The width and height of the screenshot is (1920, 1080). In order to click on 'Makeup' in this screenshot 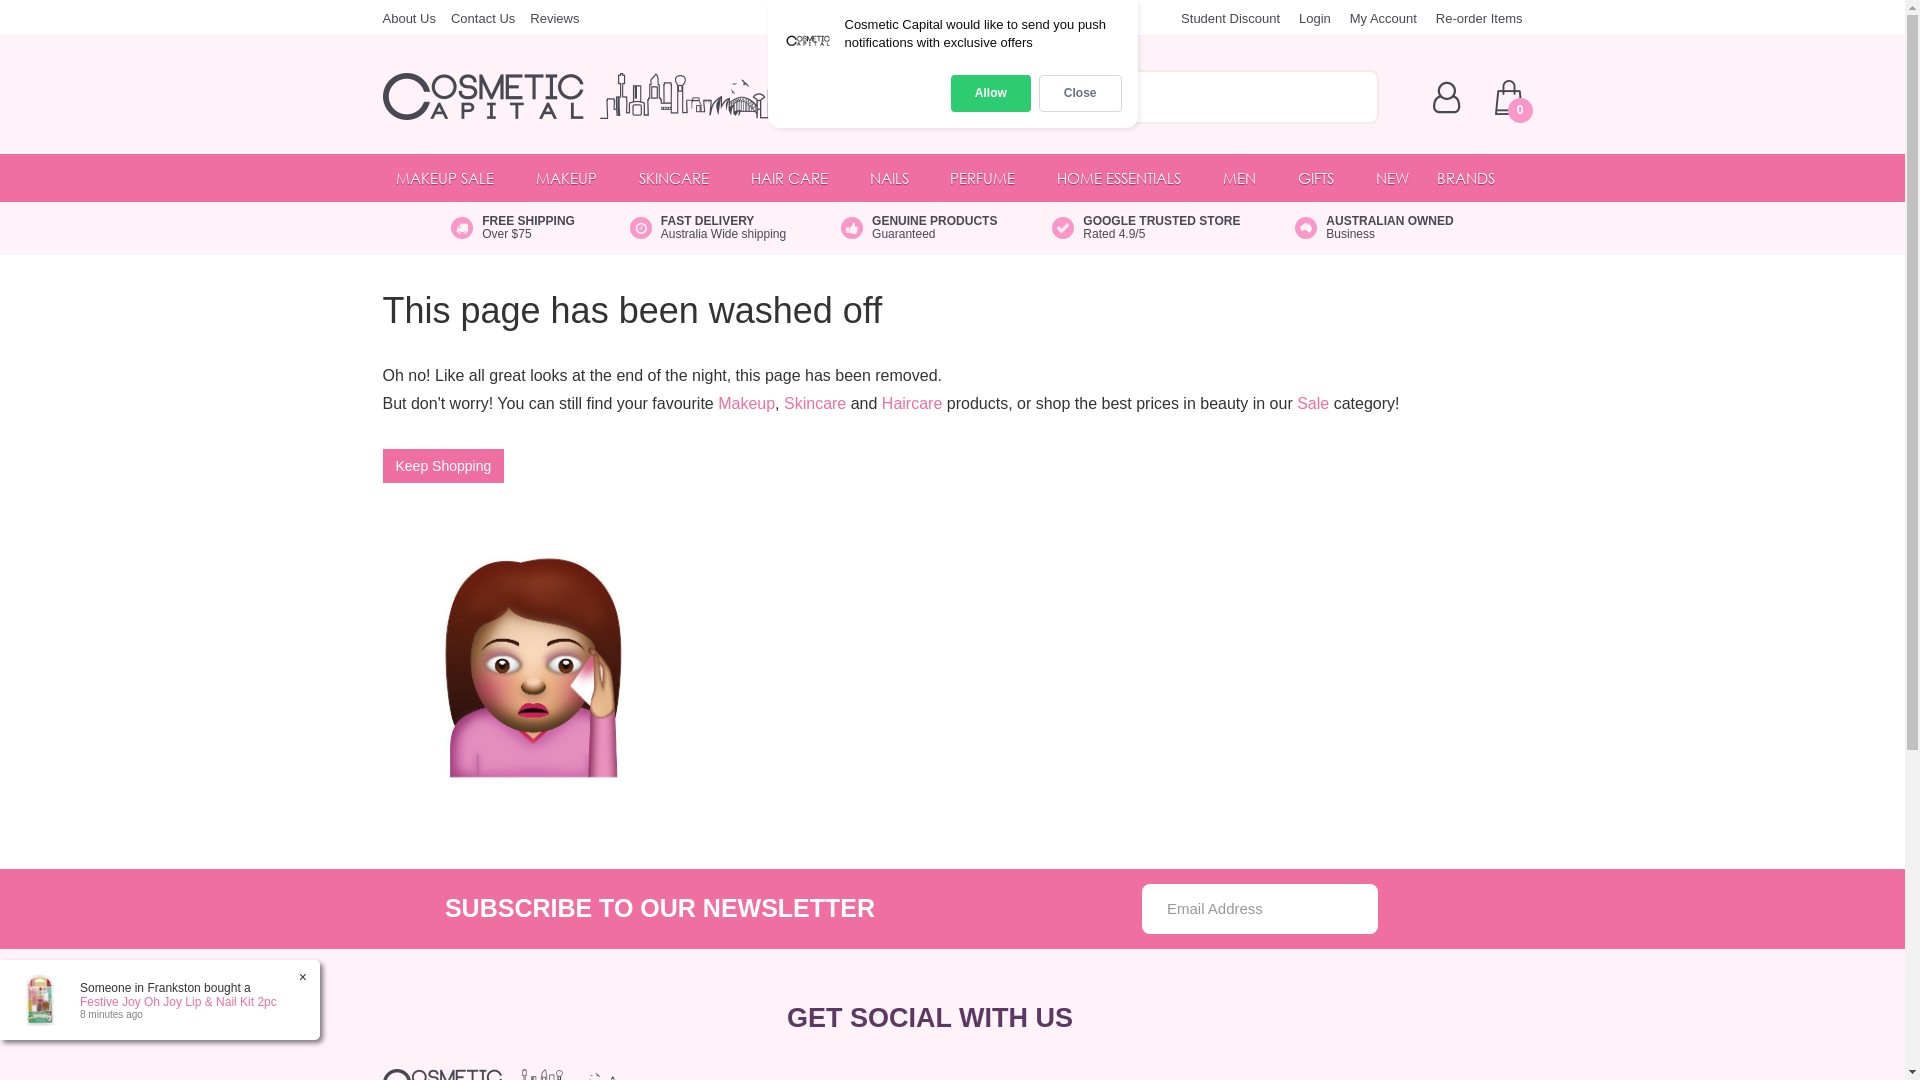, I will do `click(745, 403)`.